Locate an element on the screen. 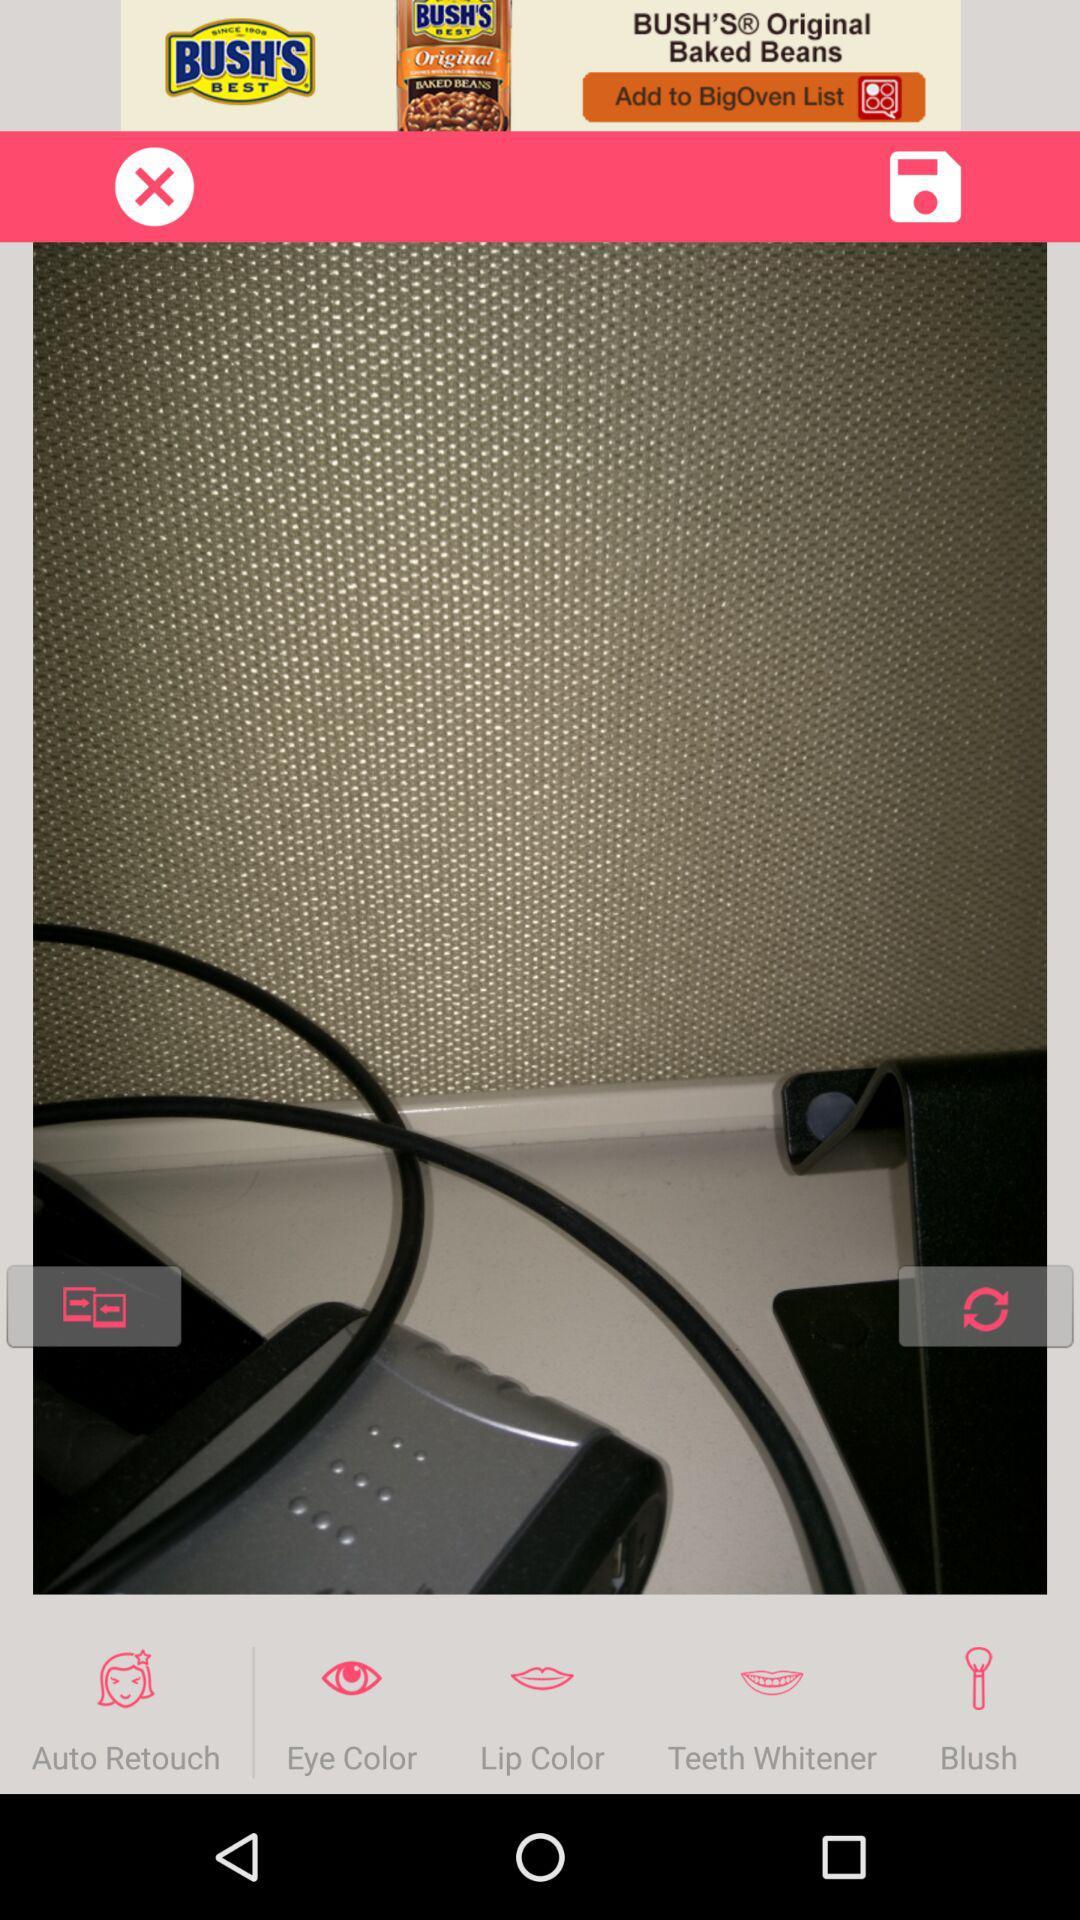 The width and height of the screenshot is (1080, 1920). eye color icon is located at coordinates (350, 1711).